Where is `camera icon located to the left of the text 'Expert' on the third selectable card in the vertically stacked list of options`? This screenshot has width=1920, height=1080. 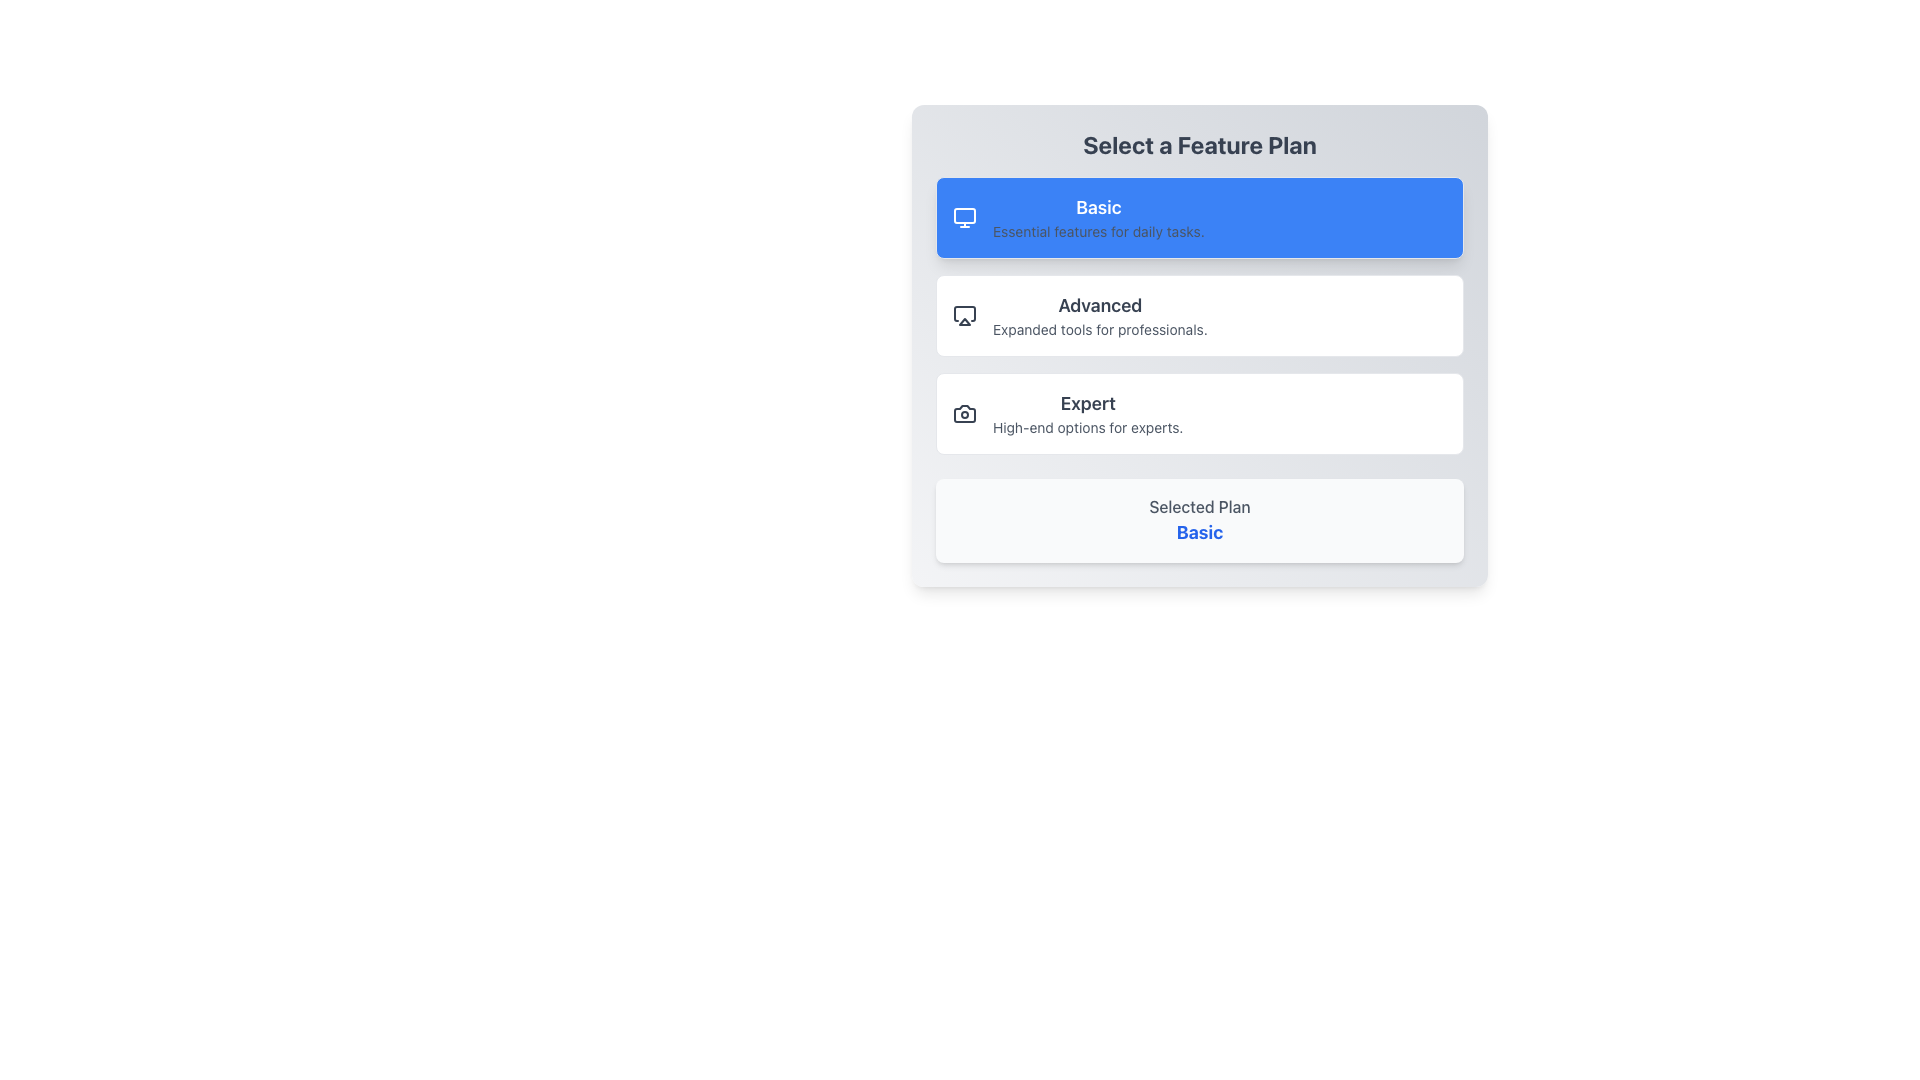
camera icon located to the left of the text 'Expert' on the third selectable card in the vertically stacked list of options is located at coordinates (964, 412).